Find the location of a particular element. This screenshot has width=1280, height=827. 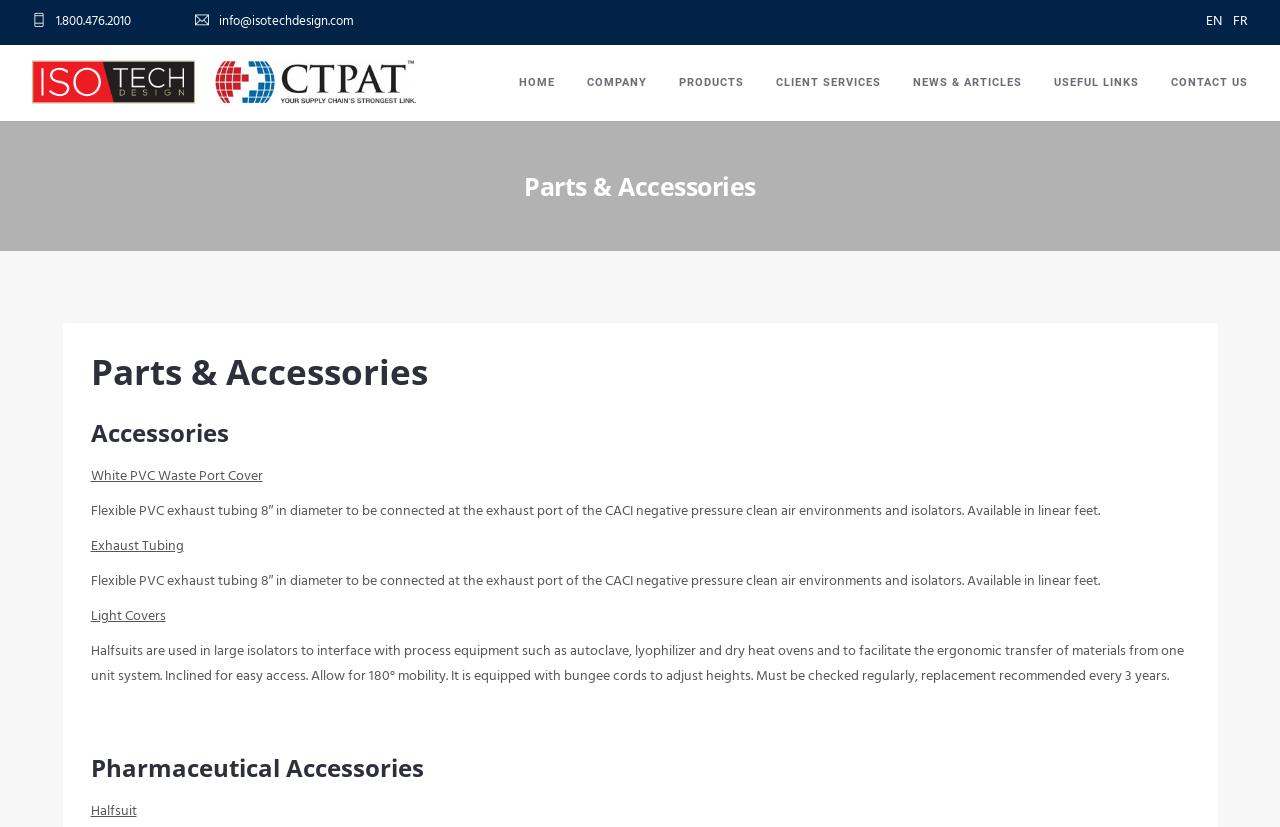

'1.800.476.2010' is located at coordinates (55, 21).